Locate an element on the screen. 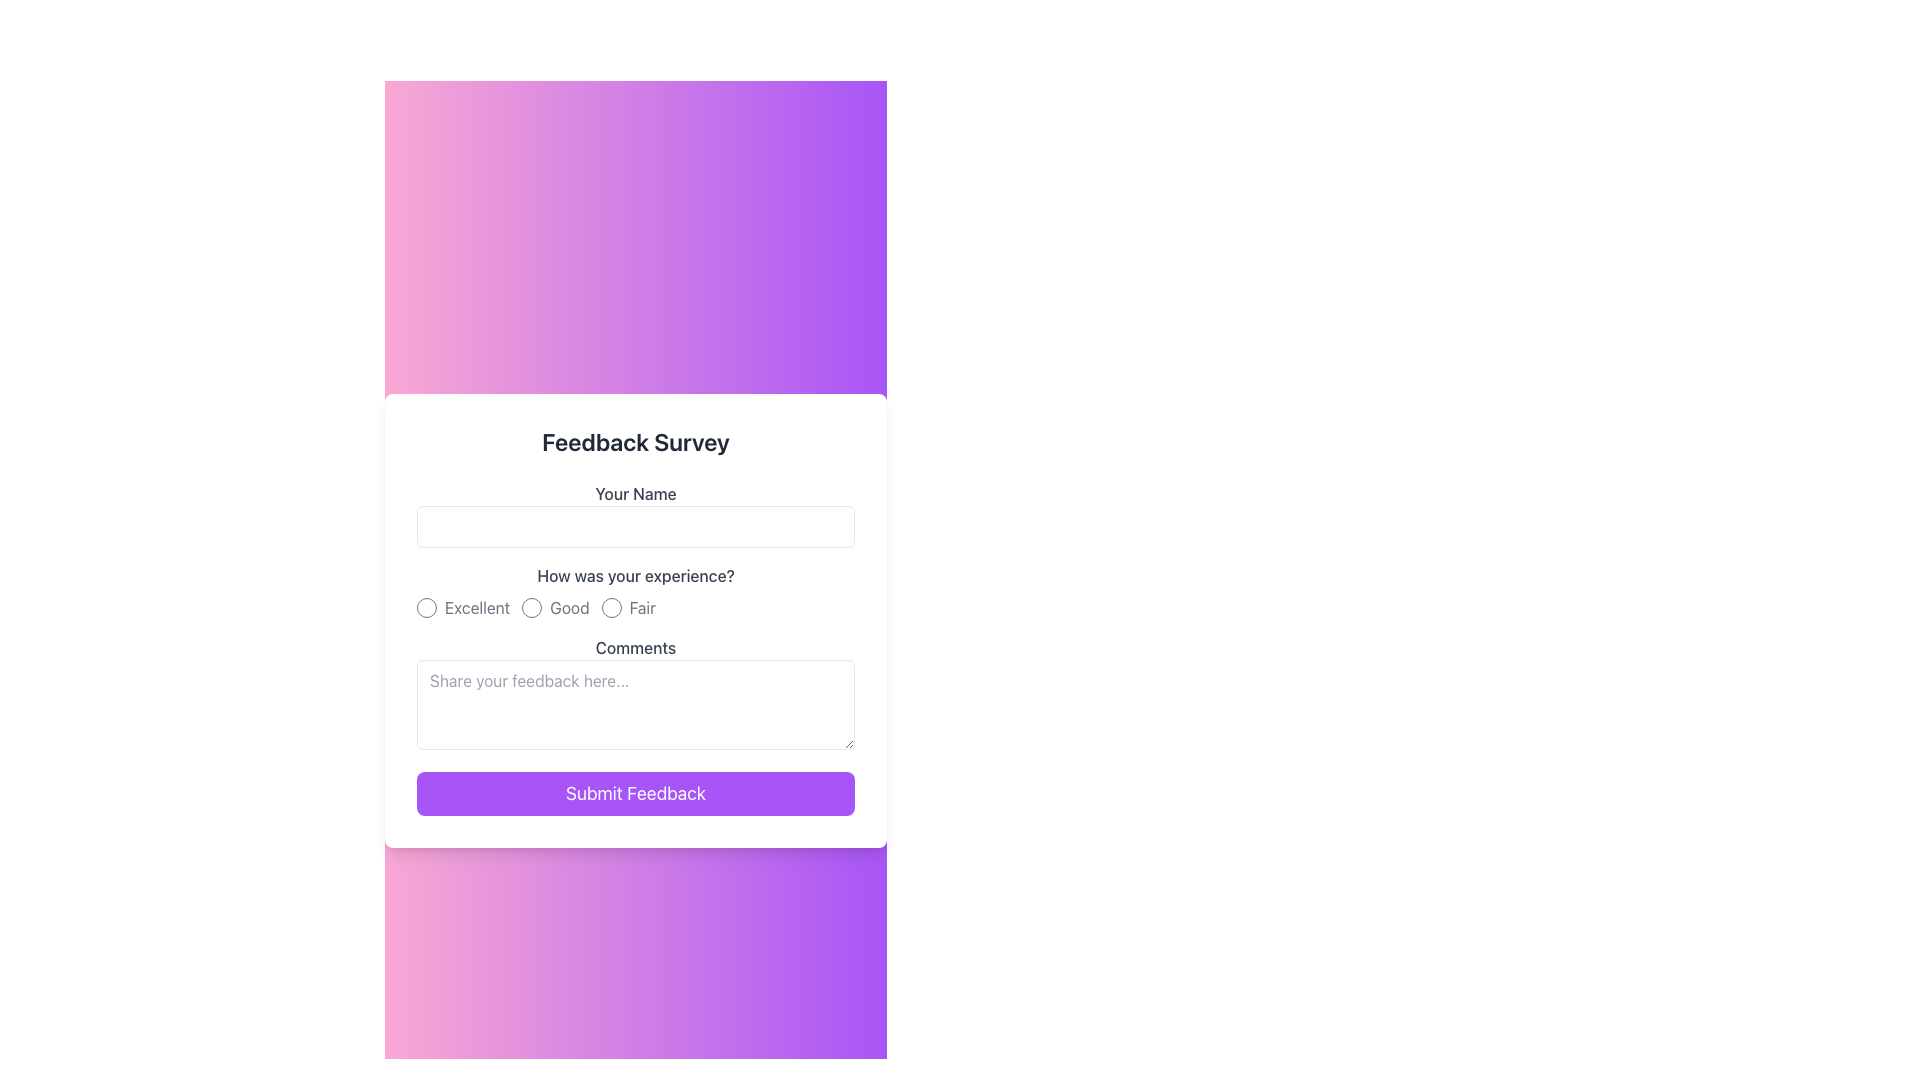 The width and height of the screenshot is (1920, 1080). the radio button associated with the 'Good' rating option, which is labeled under the question 'How was your experience?' in the feedback survey form is located at coordinates (555, 607).